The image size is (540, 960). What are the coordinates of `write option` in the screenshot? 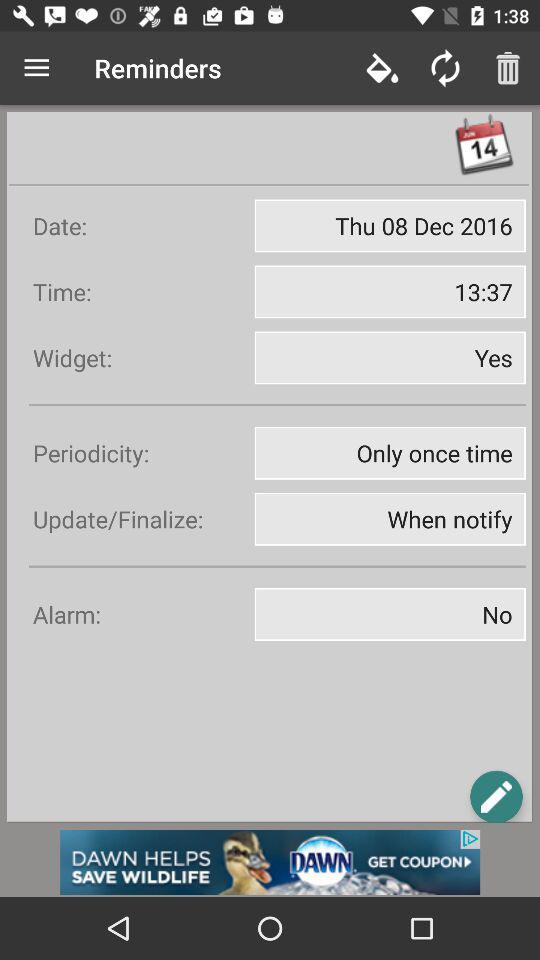 It's located at (495, 796).